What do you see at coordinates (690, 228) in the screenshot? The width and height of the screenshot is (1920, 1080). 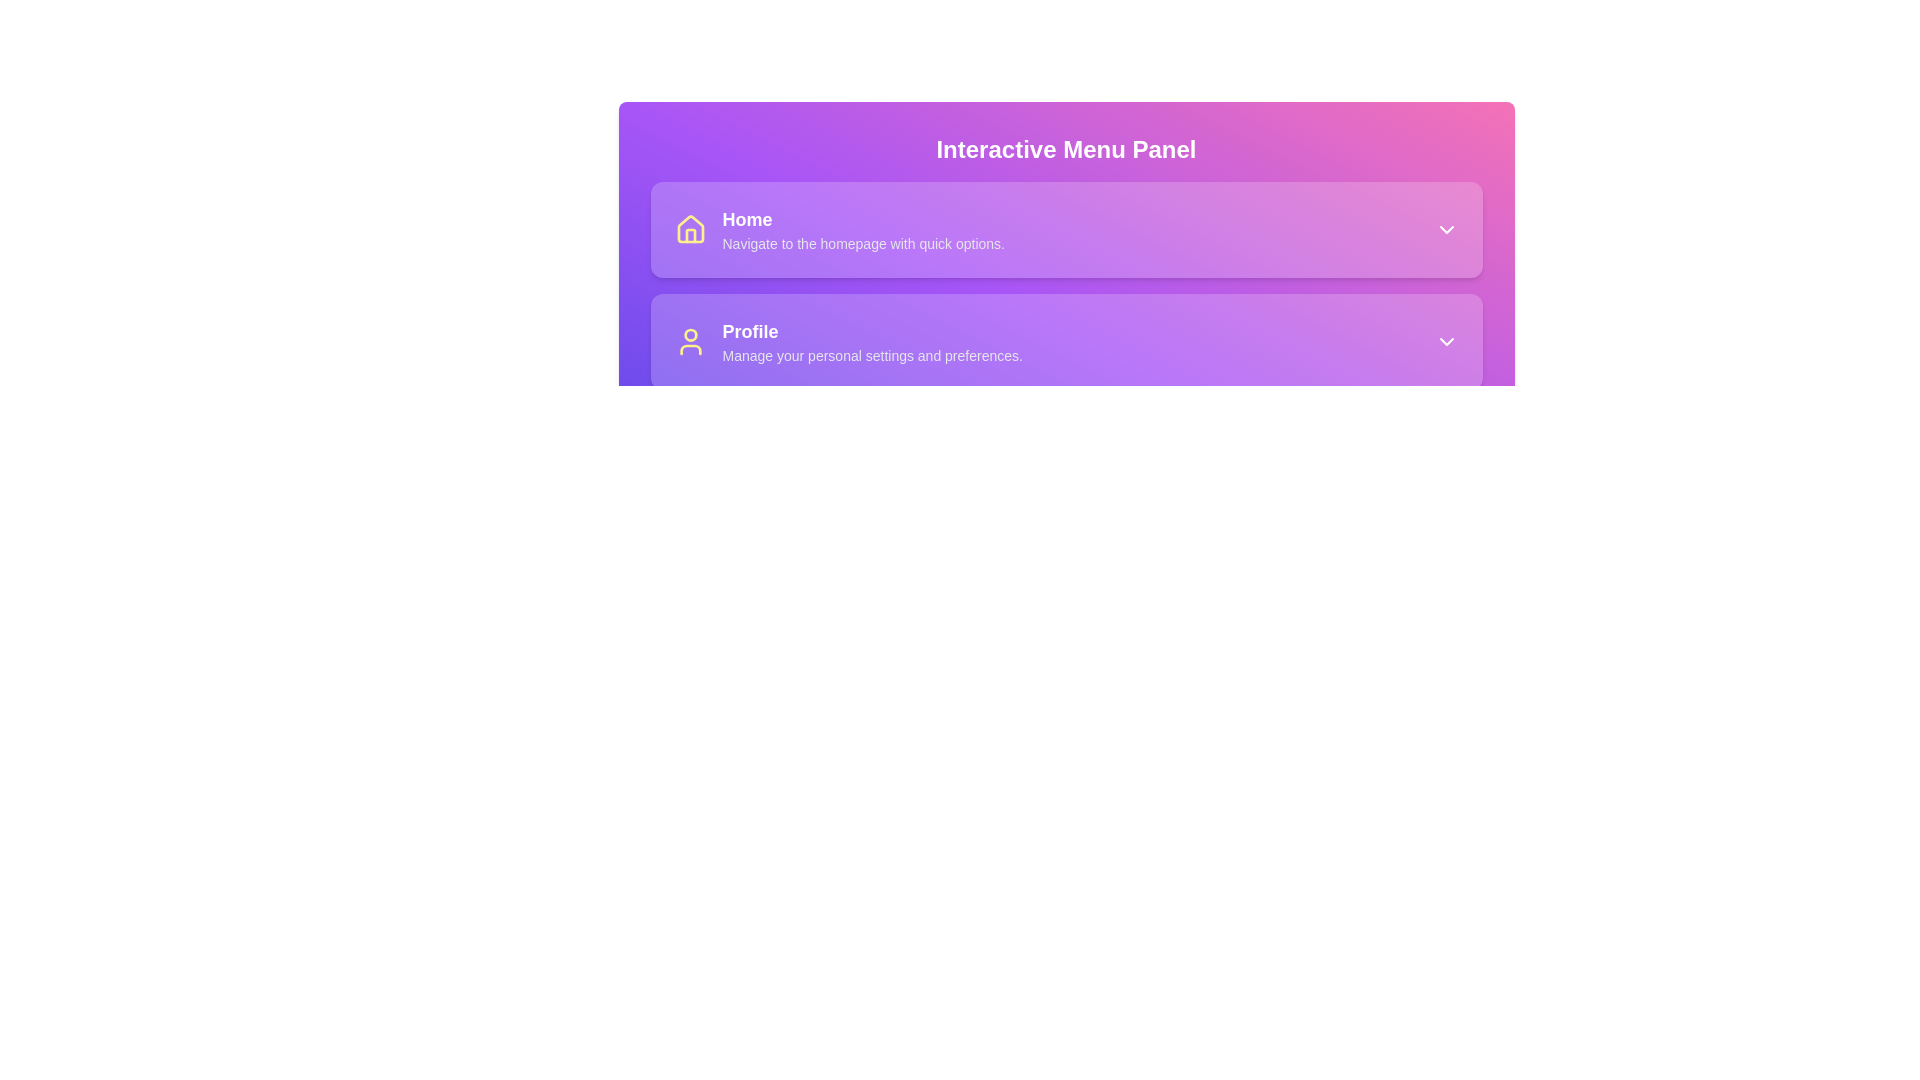 I see `the 'Home' graphic icon located on the left side of the 'Home' option in the interactive menu panel` at bounding box center [690, 228].